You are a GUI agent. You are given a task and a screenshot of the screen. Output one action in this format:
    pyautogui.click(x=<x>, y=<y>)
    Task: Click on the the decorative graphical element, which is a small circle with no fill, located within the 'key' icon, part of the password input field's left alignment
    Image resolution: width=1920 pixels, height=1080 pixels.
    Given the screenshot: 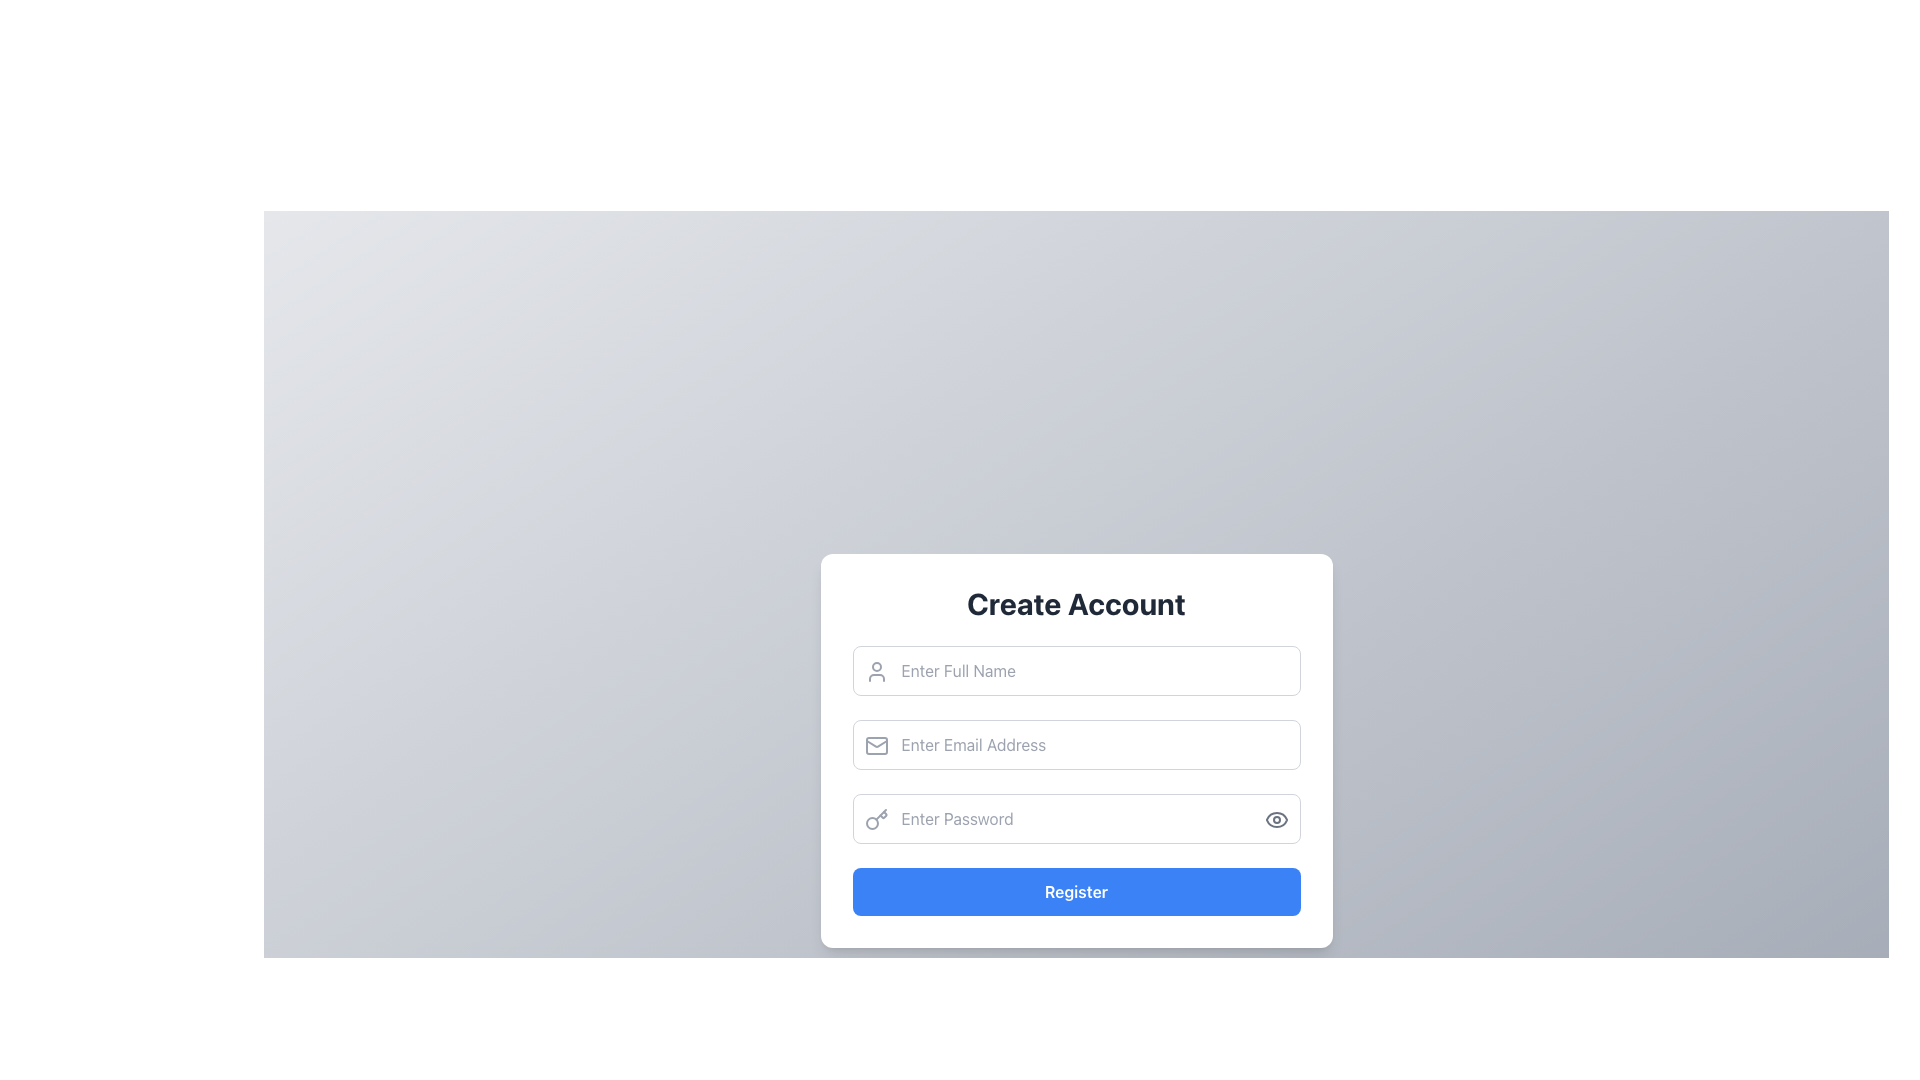 What is the action you would take?
    pyautogui.click(x=872, y=823)
    